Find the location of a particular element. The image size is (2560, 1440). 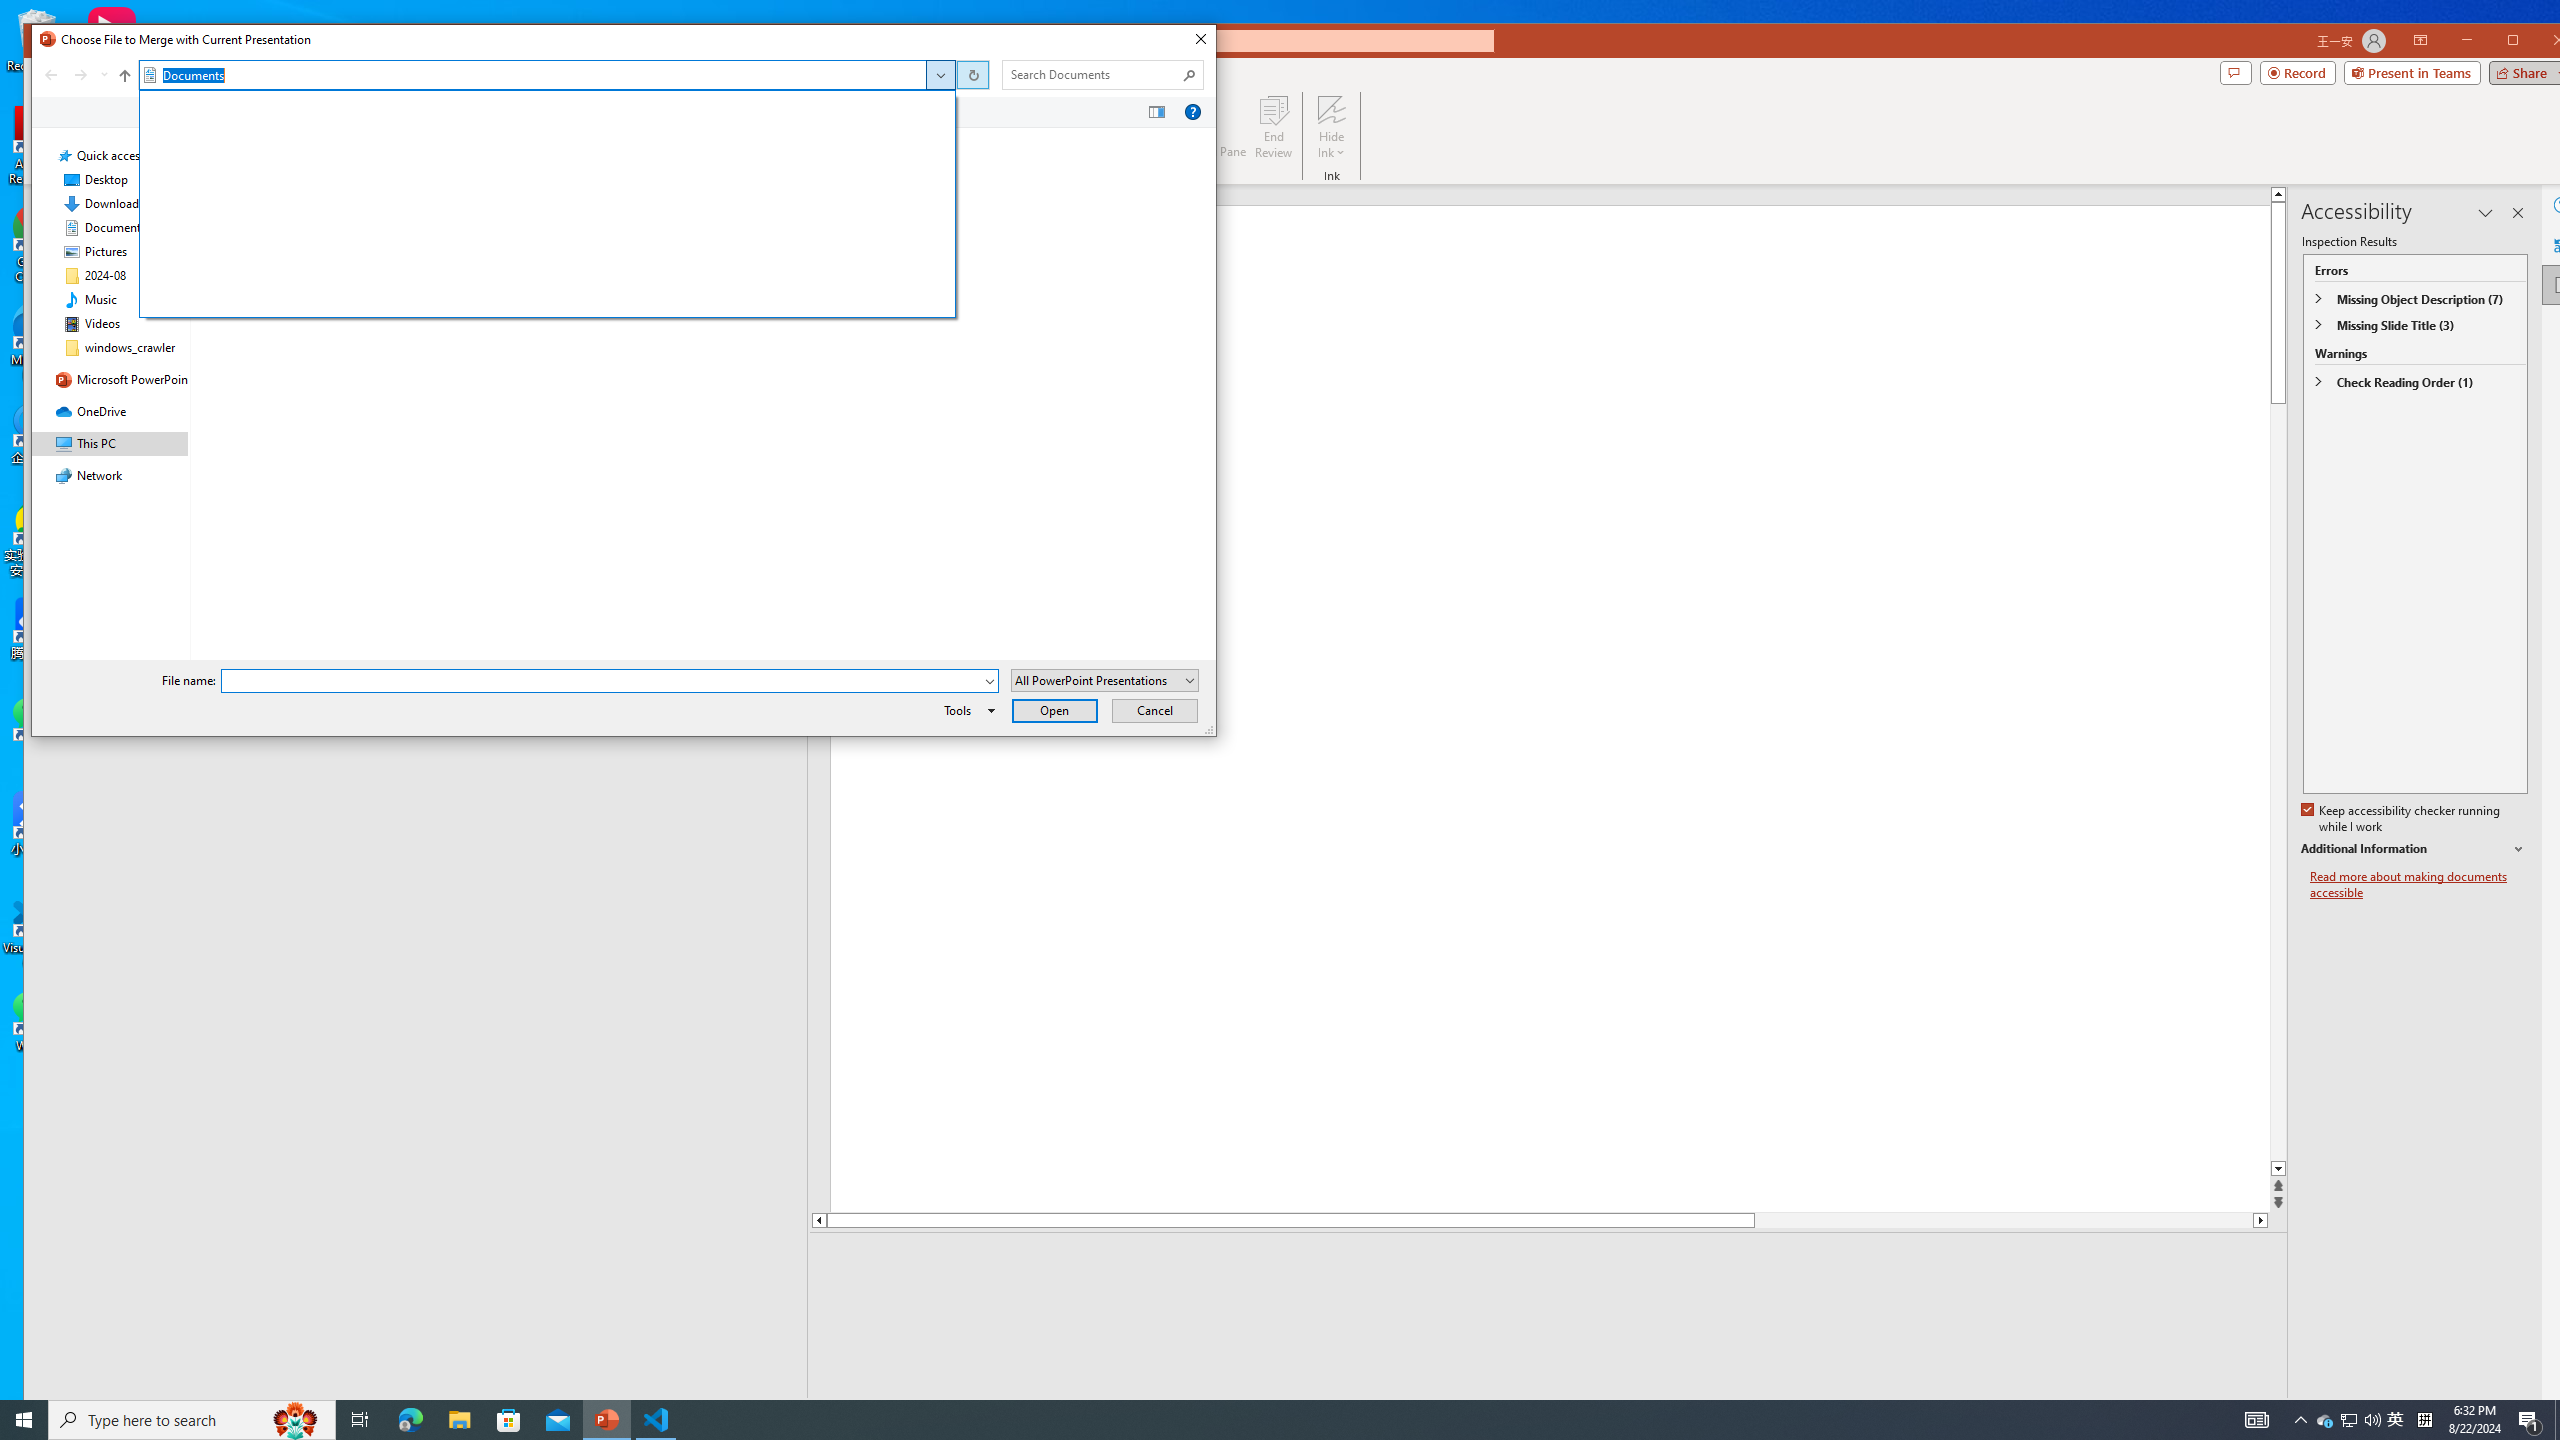

'PowerPoint - 1 running window' is located at coordinates (607, 1418).